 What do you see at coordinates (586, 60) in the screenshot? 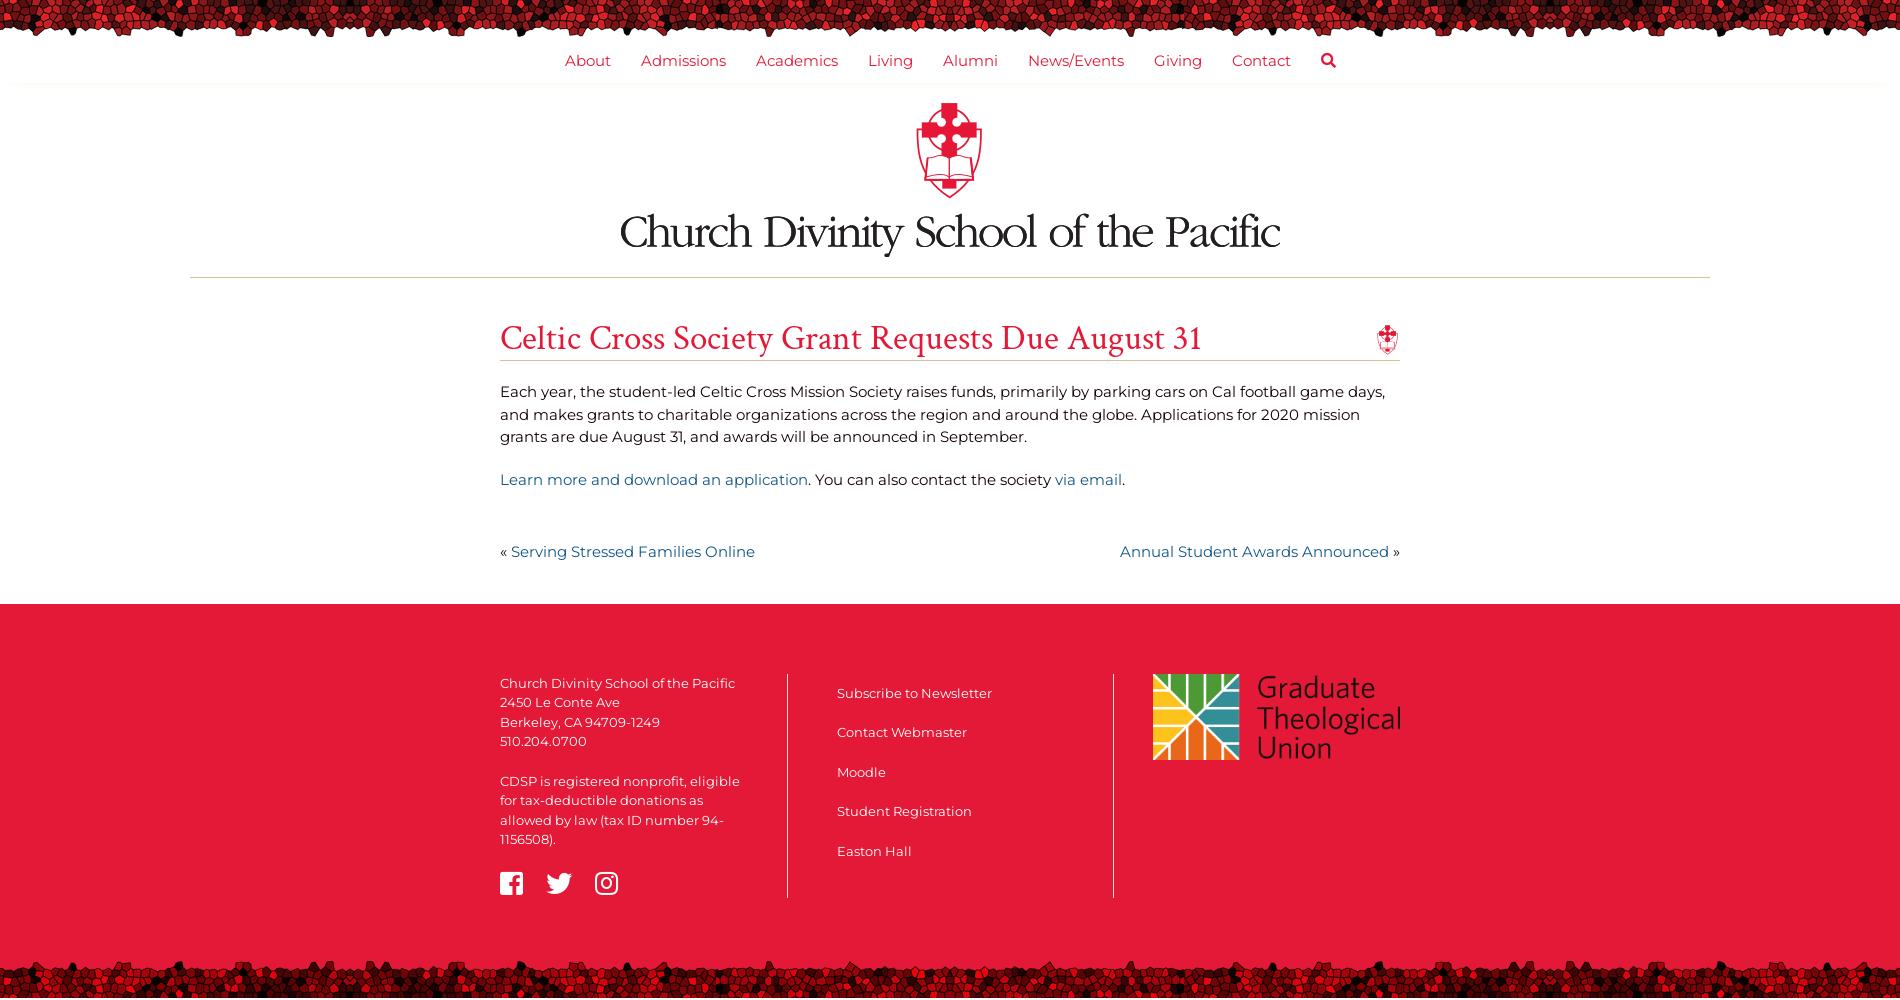
I see `'About'` at bounding box center [586, 60].